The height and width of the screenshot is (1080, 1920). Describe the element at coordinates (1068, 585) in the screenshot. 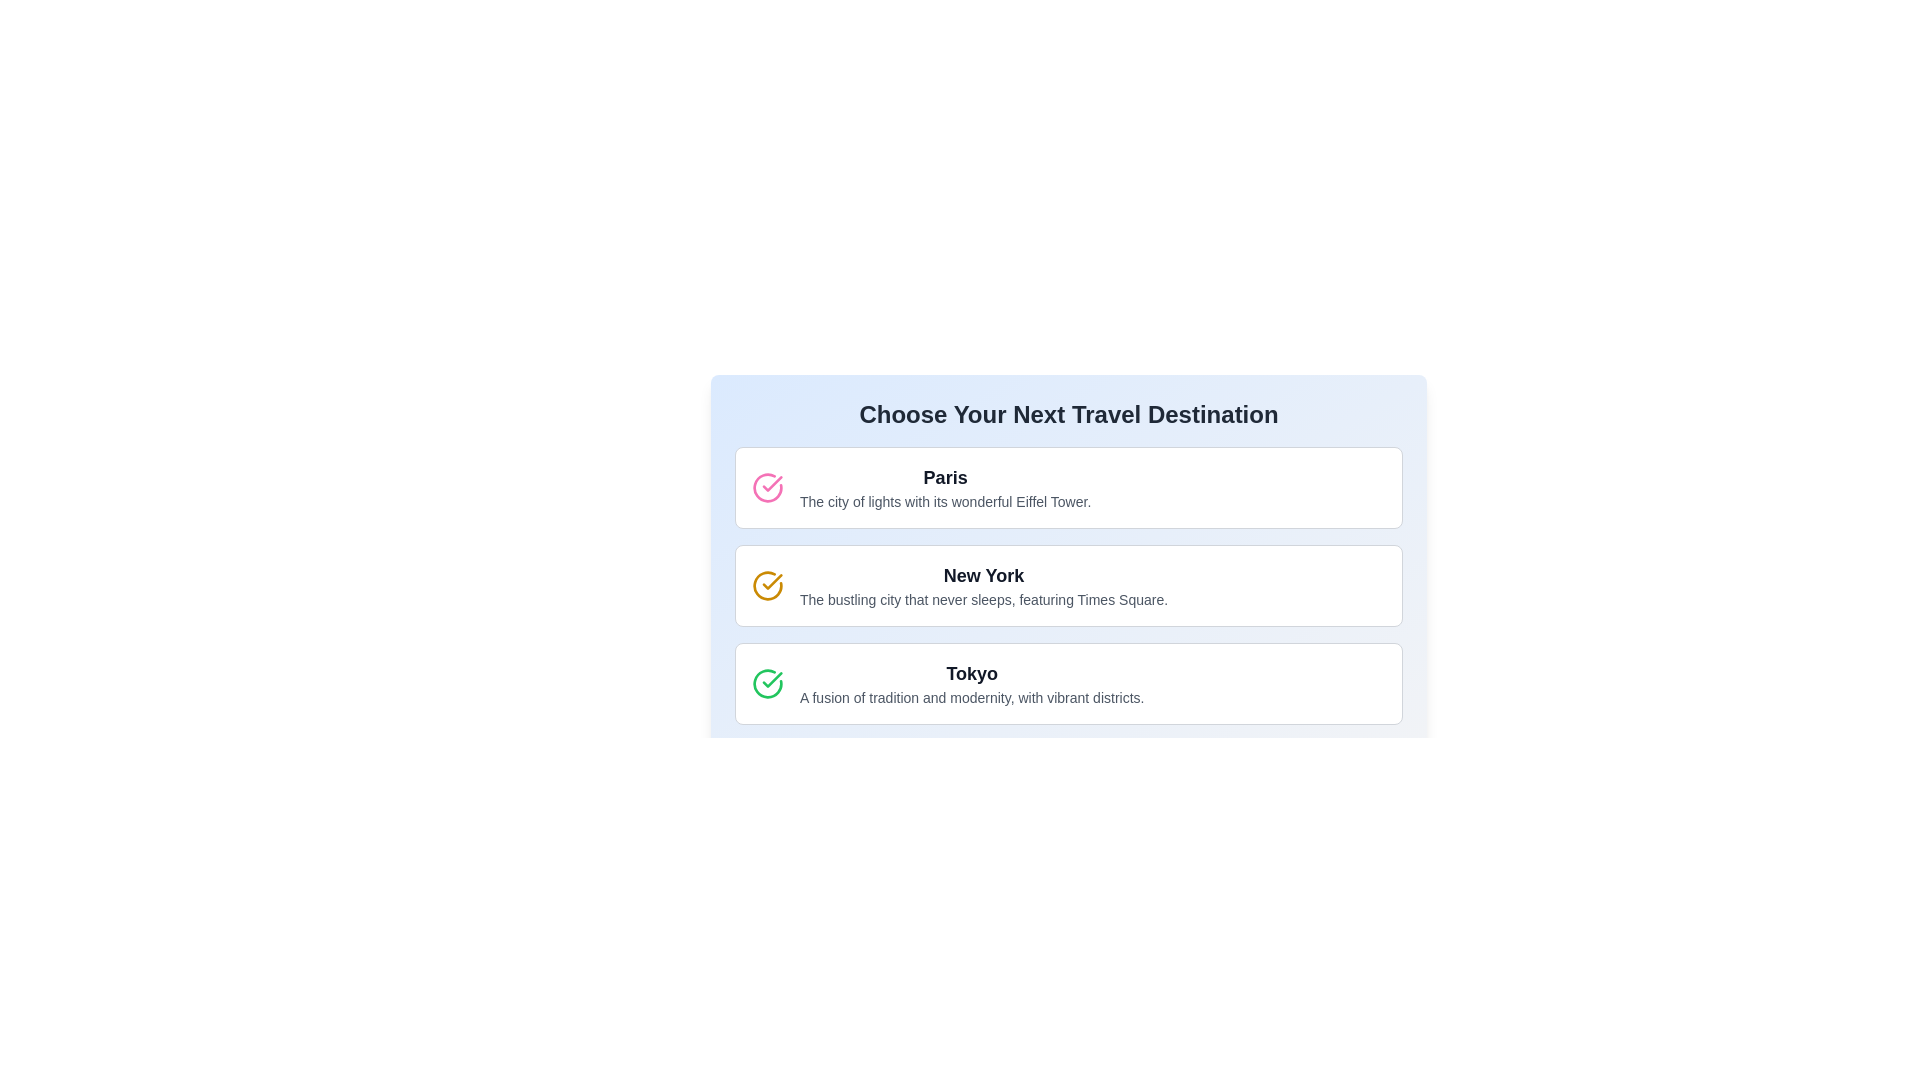

I see `the stylized button for 'New York' to trigger hover effects` at that location.